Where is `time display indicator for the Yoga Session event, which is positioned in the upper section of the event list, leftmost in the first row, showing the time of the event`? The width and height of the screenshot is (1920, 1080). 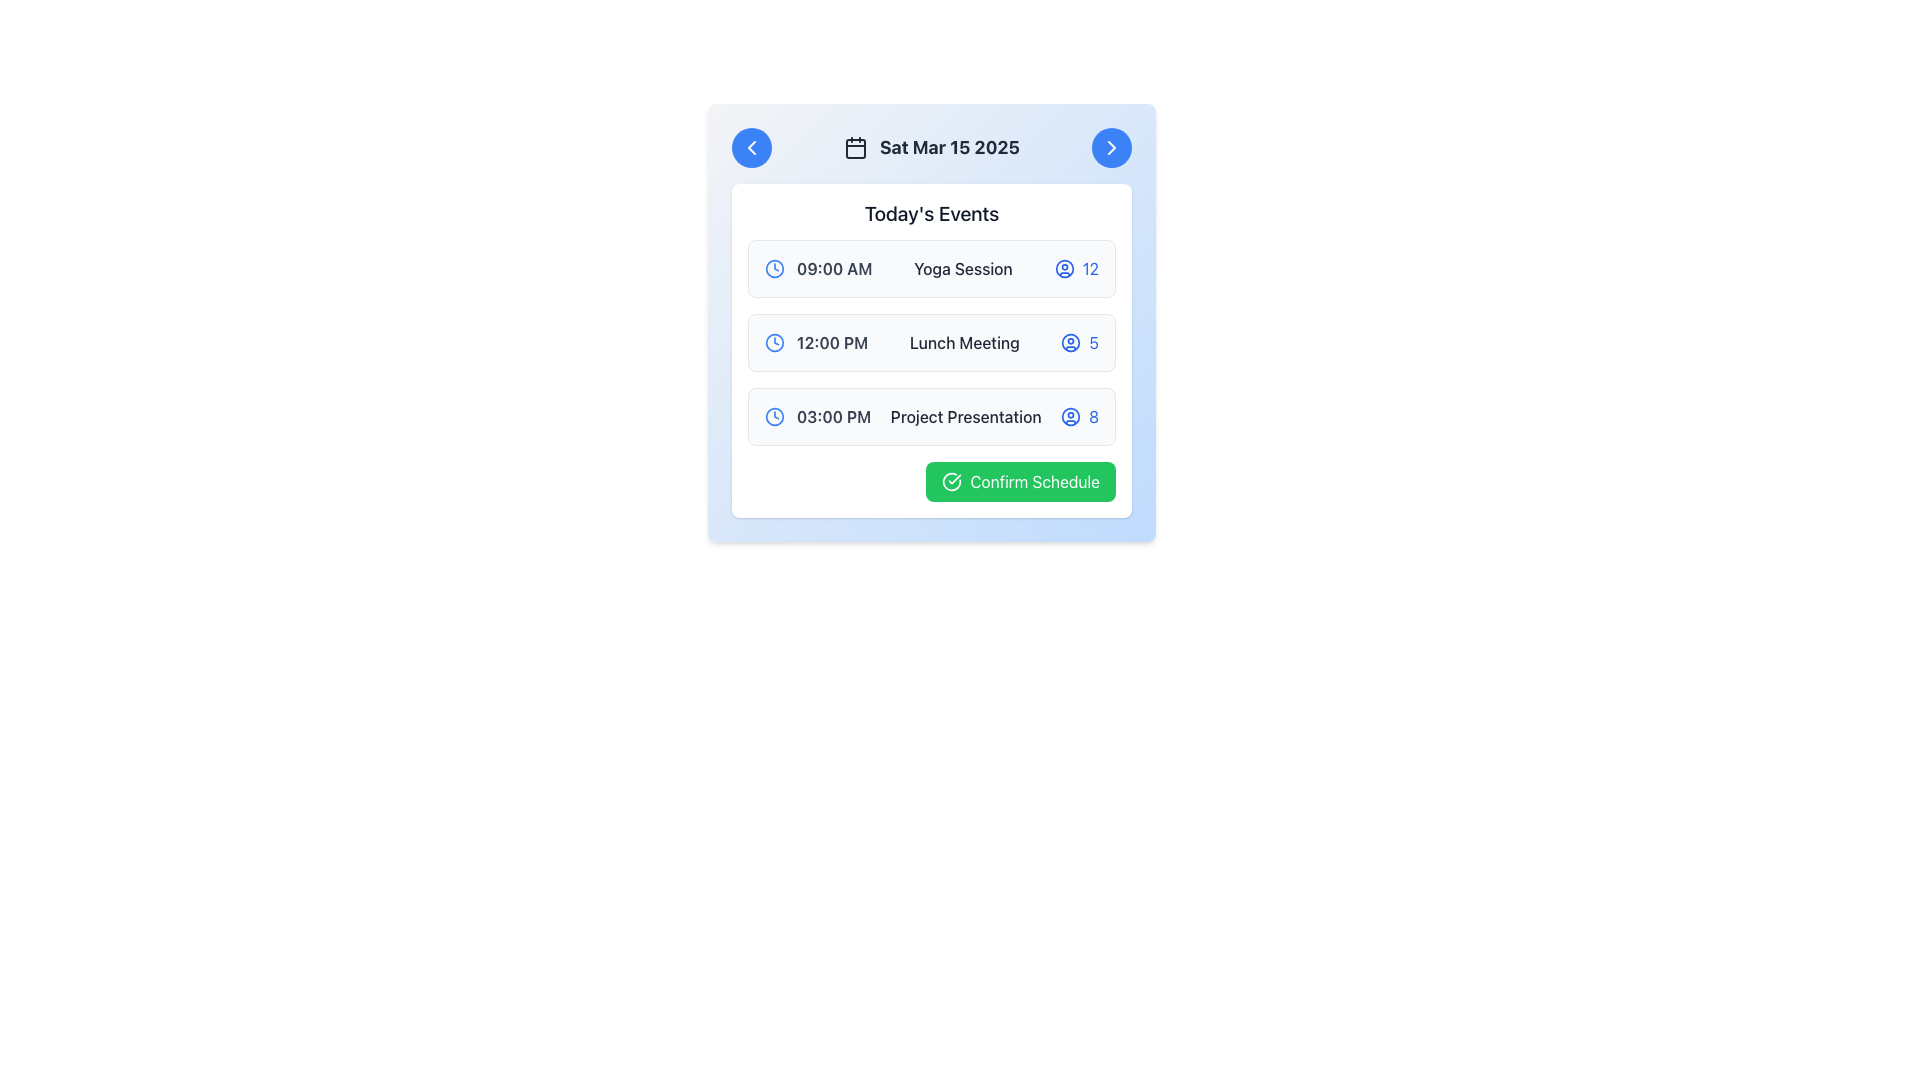 time display indicator for the Yoga Session event, which is positioned in the upper section of the event list, leftmost in the first row, showing the time of the event is located at coordinates (818, 268).